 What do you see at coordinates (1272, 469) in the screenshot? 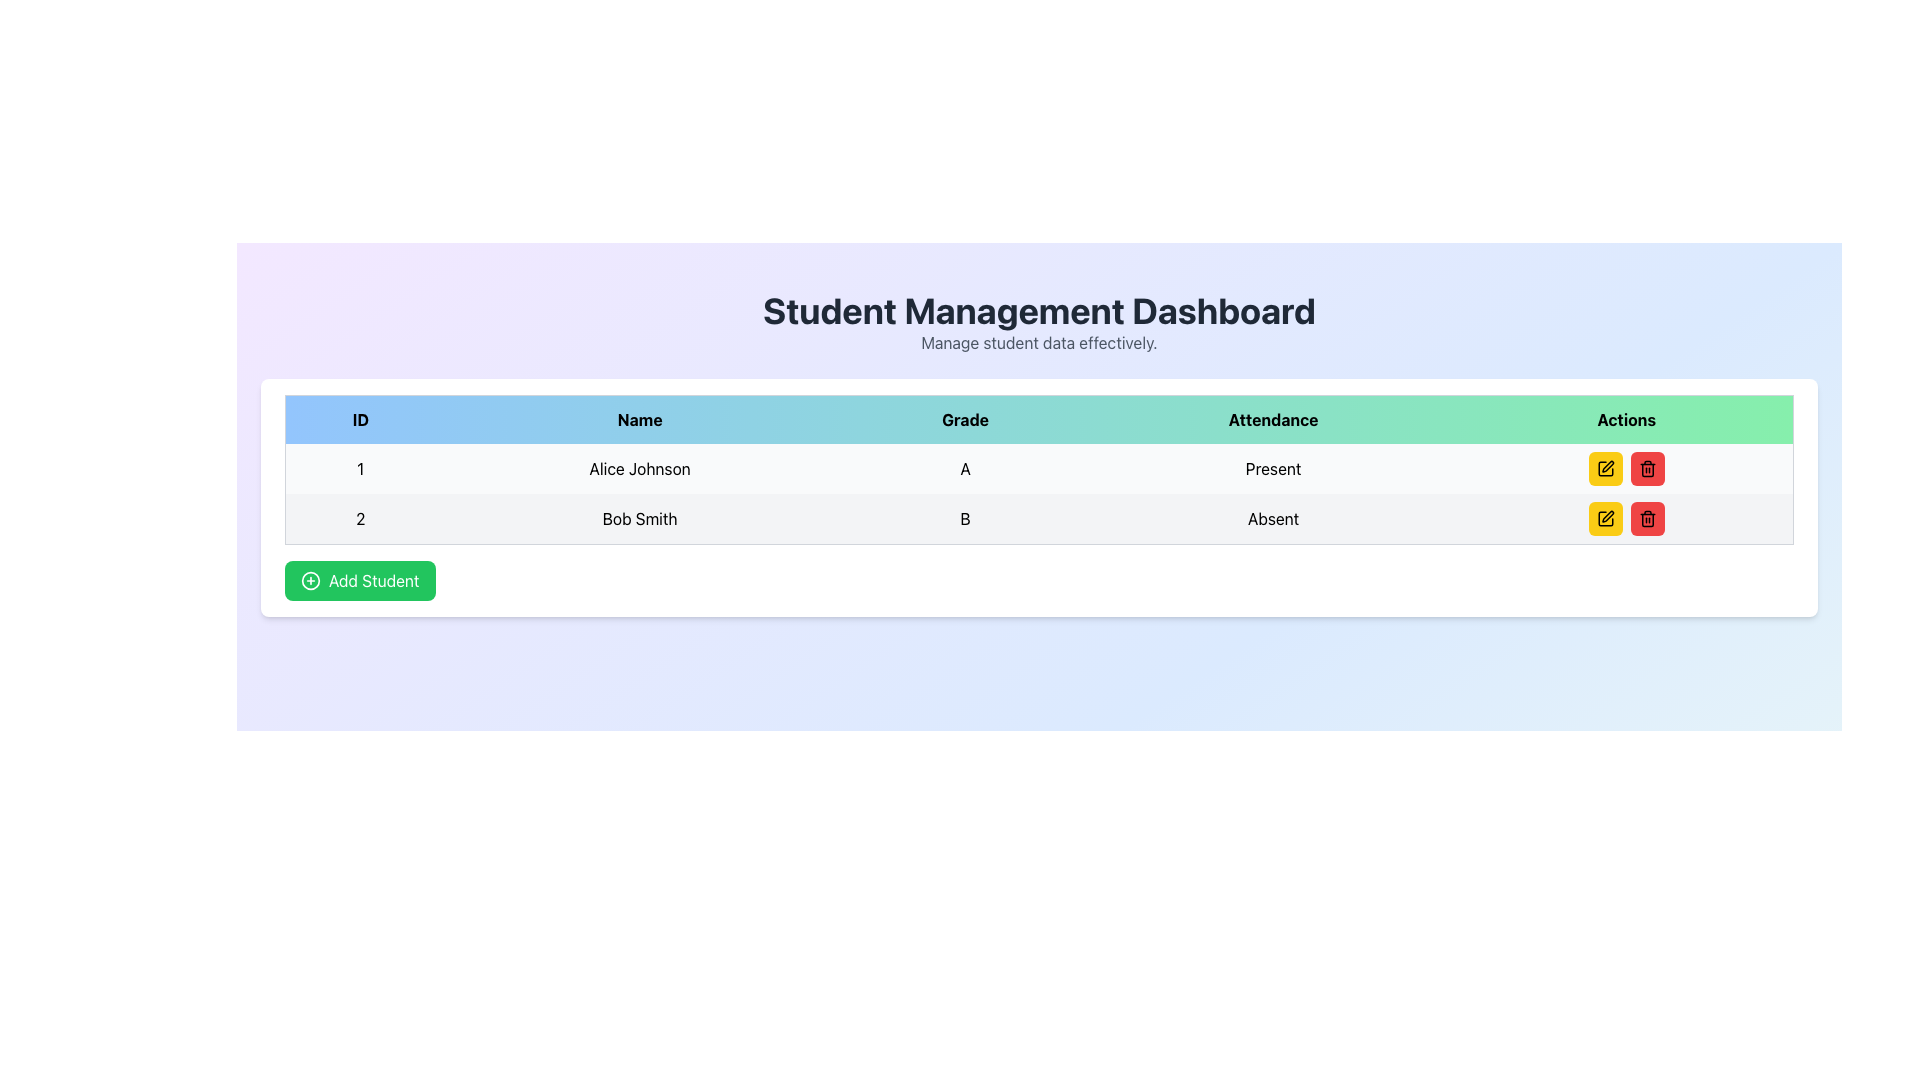
I see `the text label containing the word 'Present' in black, located in the fourth cell of the first row in the Attendance column of the table` at bounding box center [1272, 469].